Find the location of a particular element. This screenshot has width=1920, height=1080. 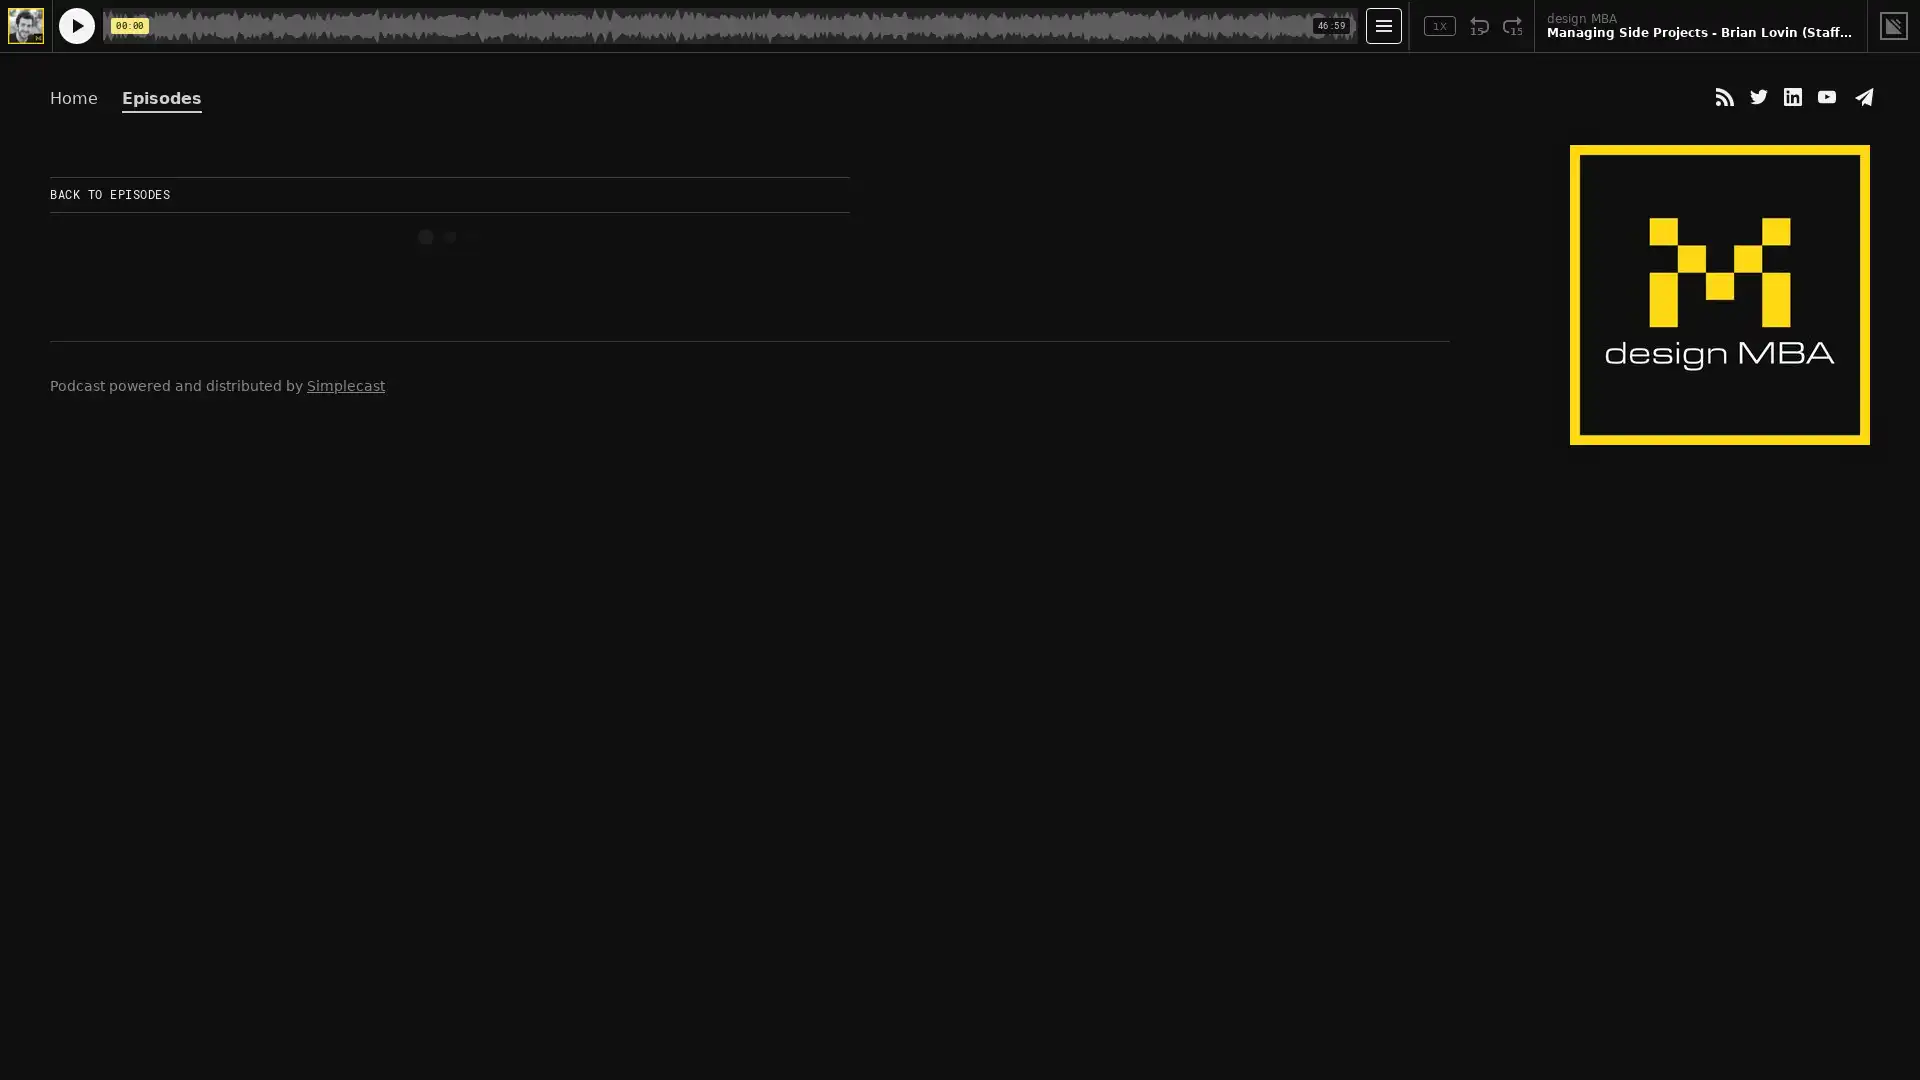

Open Player Settings is located at coordinates (1382, 26).